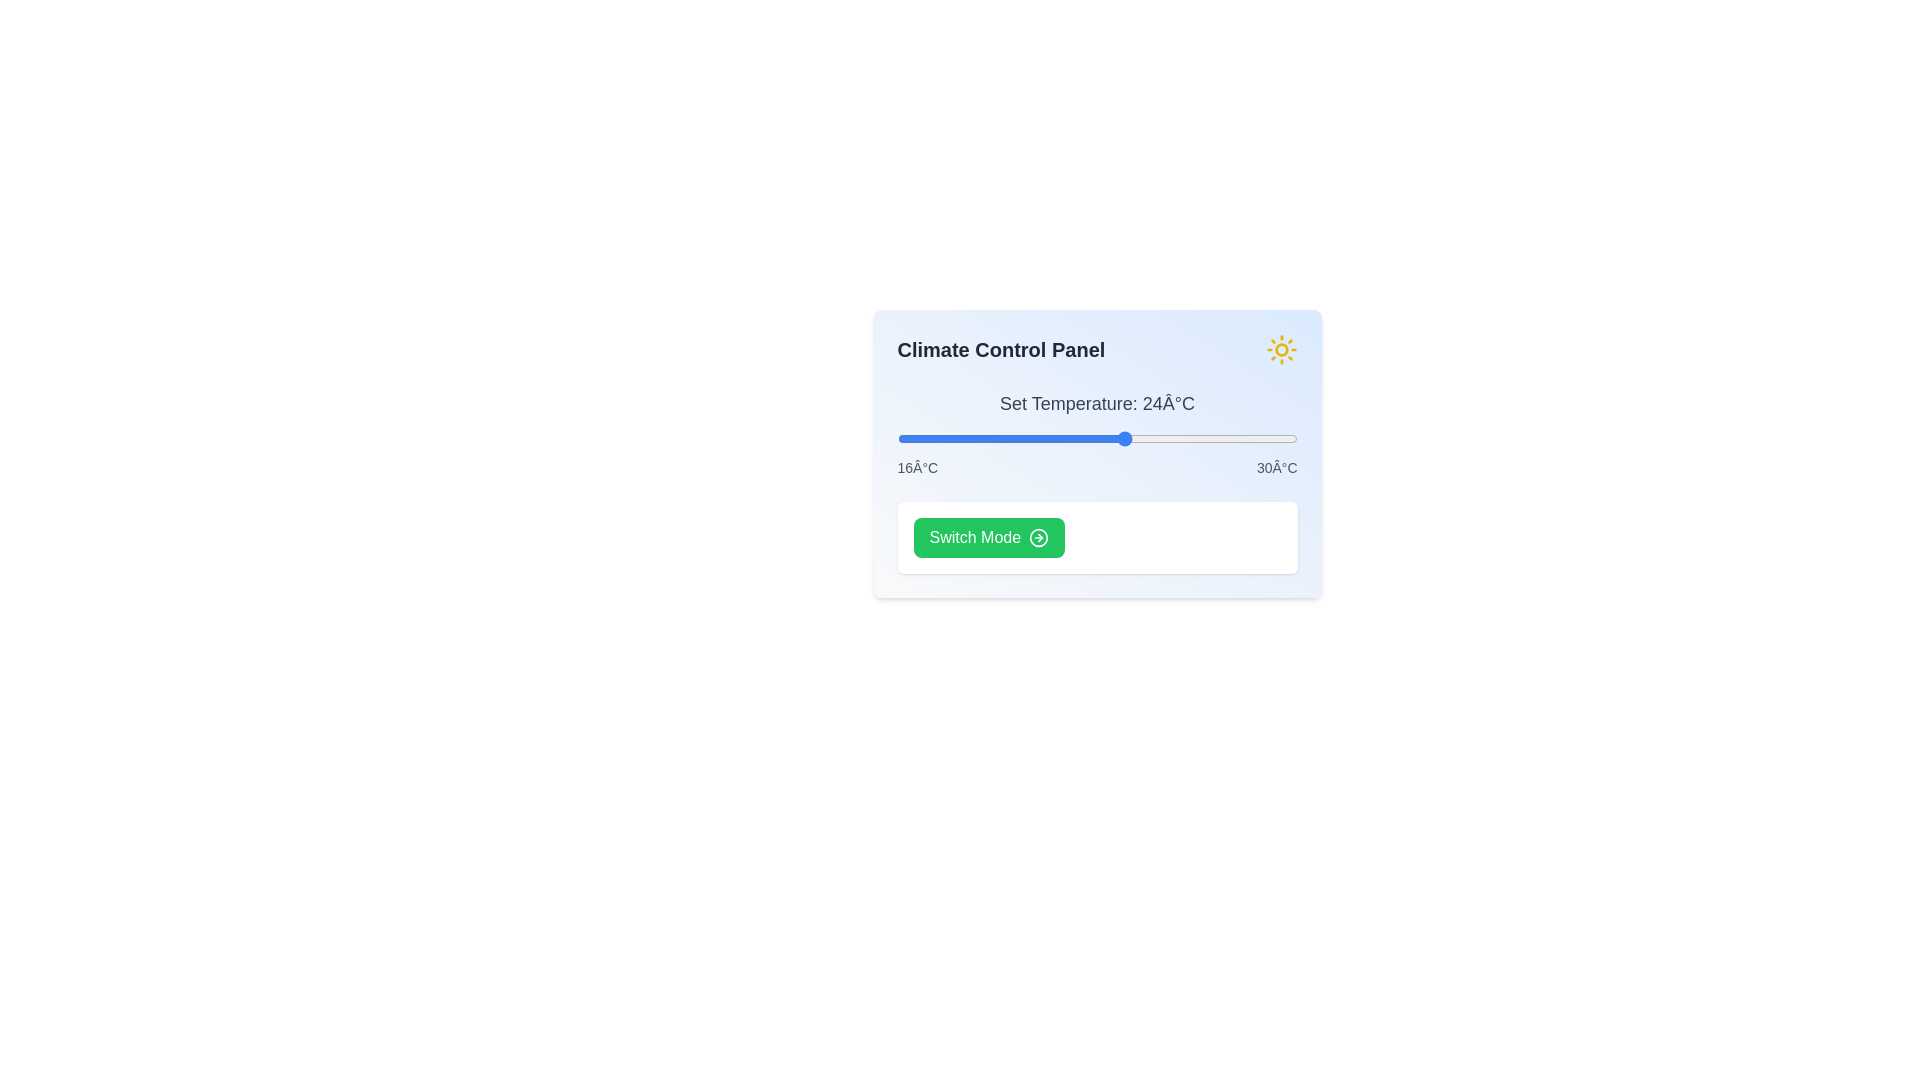 The height and width of the screenshot is (1080, 1920). Describe the element at coordinates (1001, 349) in the screenshot. I see `the title text label of the climate control interface located at the top-left section of the header panel` at that location.